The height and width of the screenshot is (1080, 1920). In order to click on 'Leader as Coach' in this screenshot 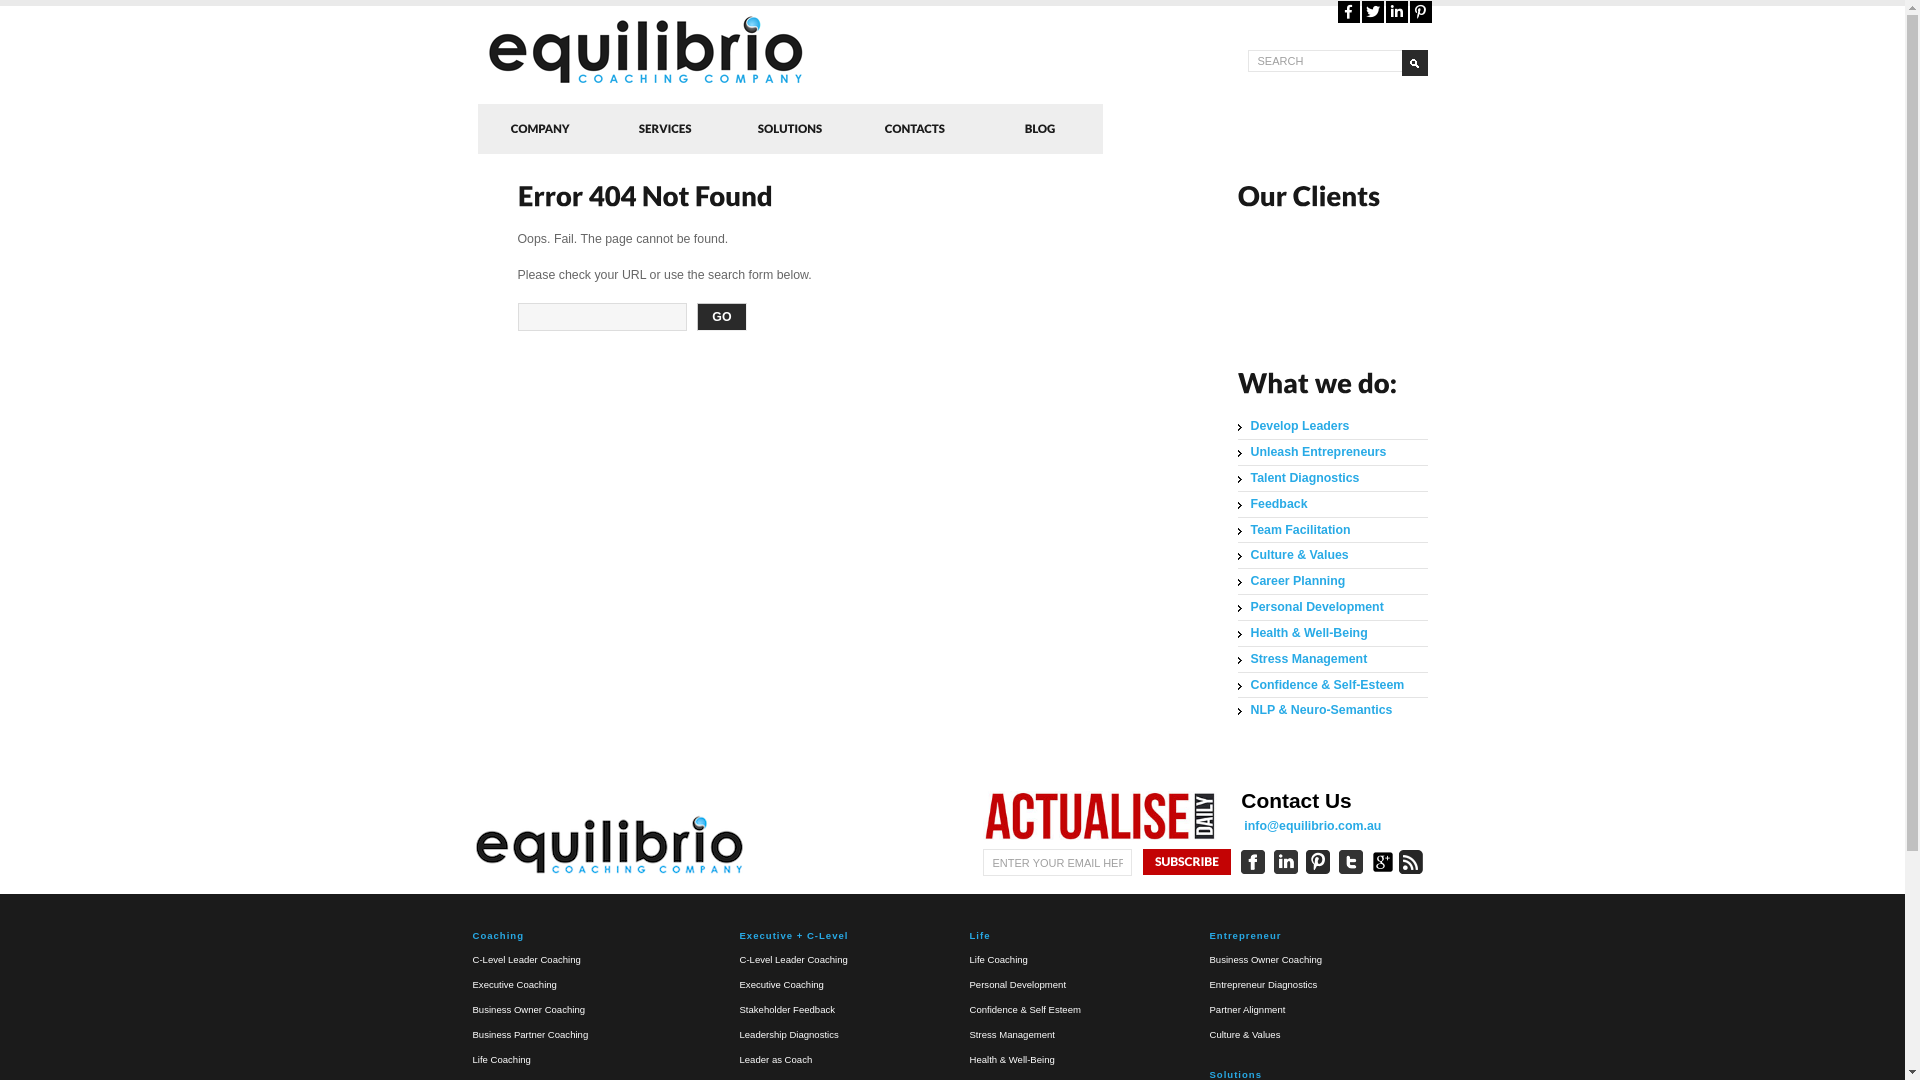, I will do `click(775, 1058)`.